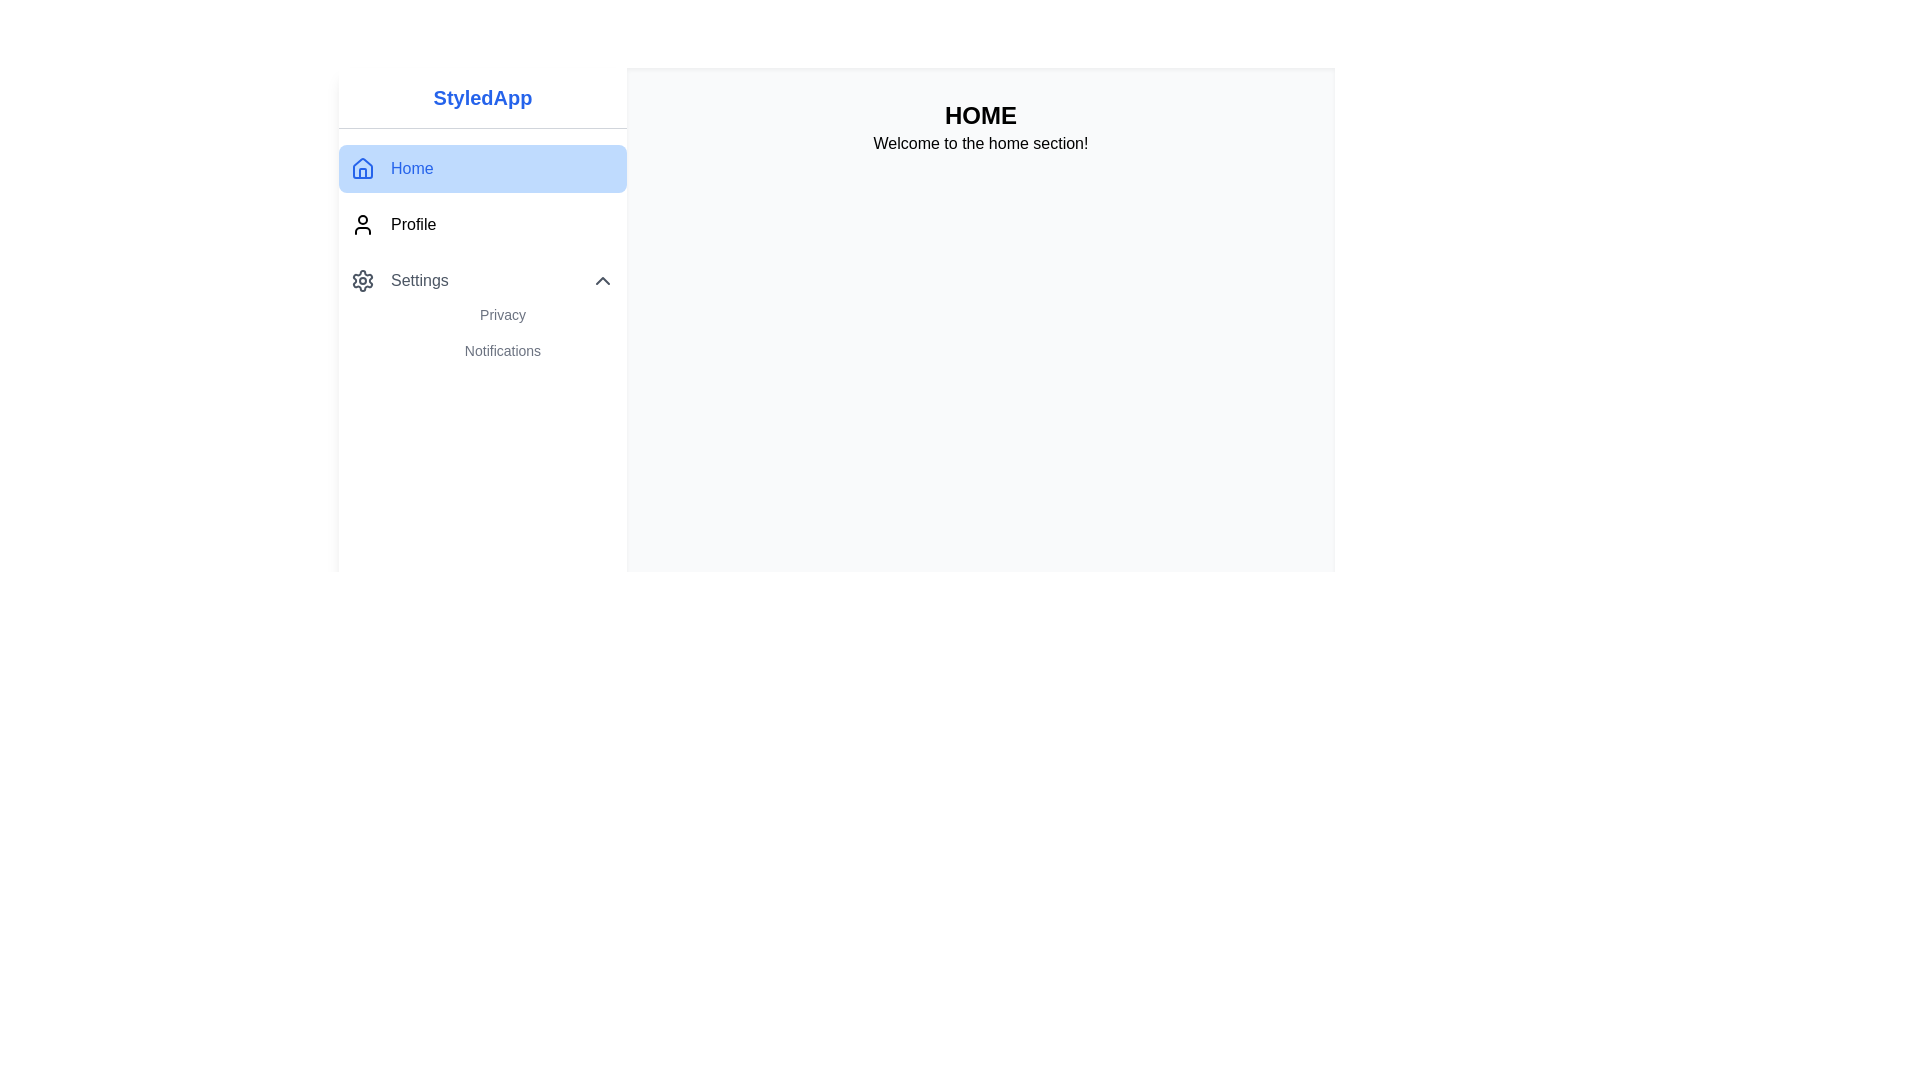 Image resolution: width=1920 pixels, height=1080 pixels. I want to click on the navigational text label located in the left navigation panel beneath the 'Profile' option, so click(418, 281).